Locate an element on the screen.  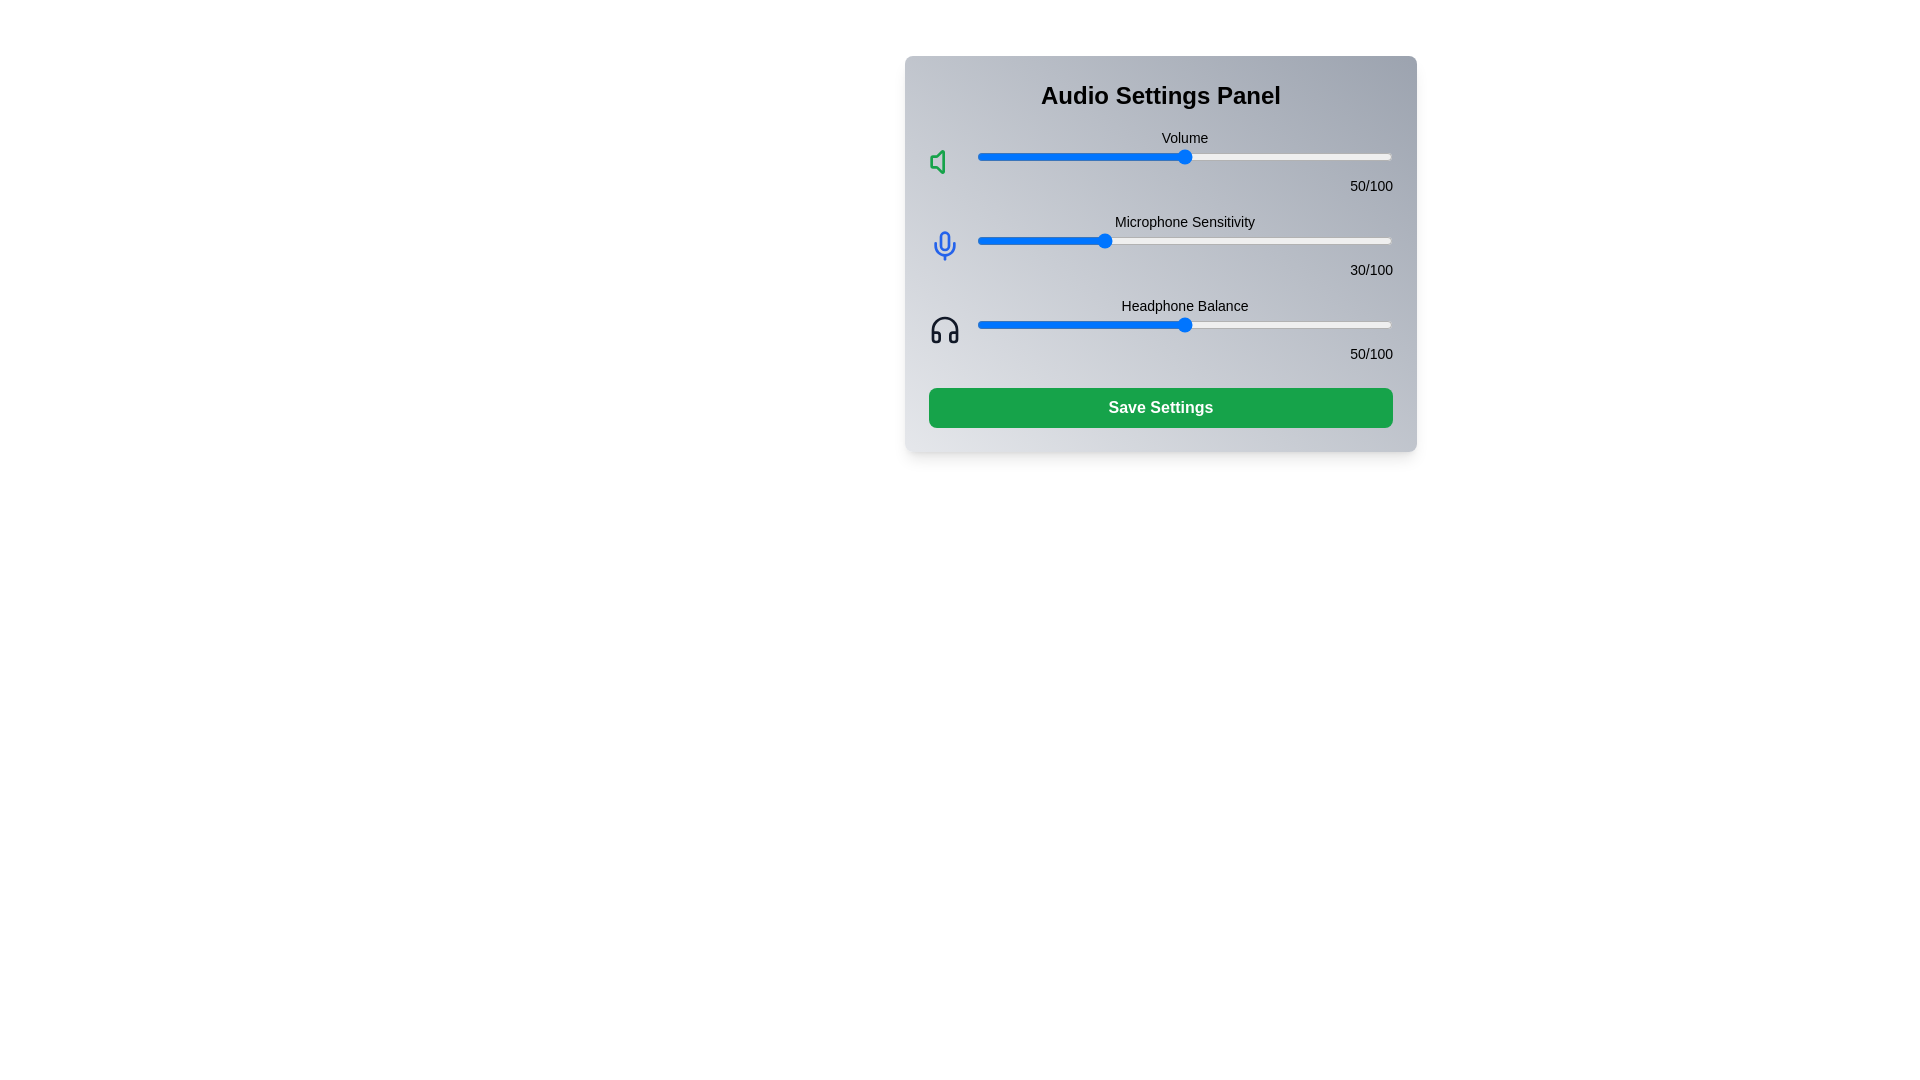
the volume slider is located at coordinates (1250, 156).